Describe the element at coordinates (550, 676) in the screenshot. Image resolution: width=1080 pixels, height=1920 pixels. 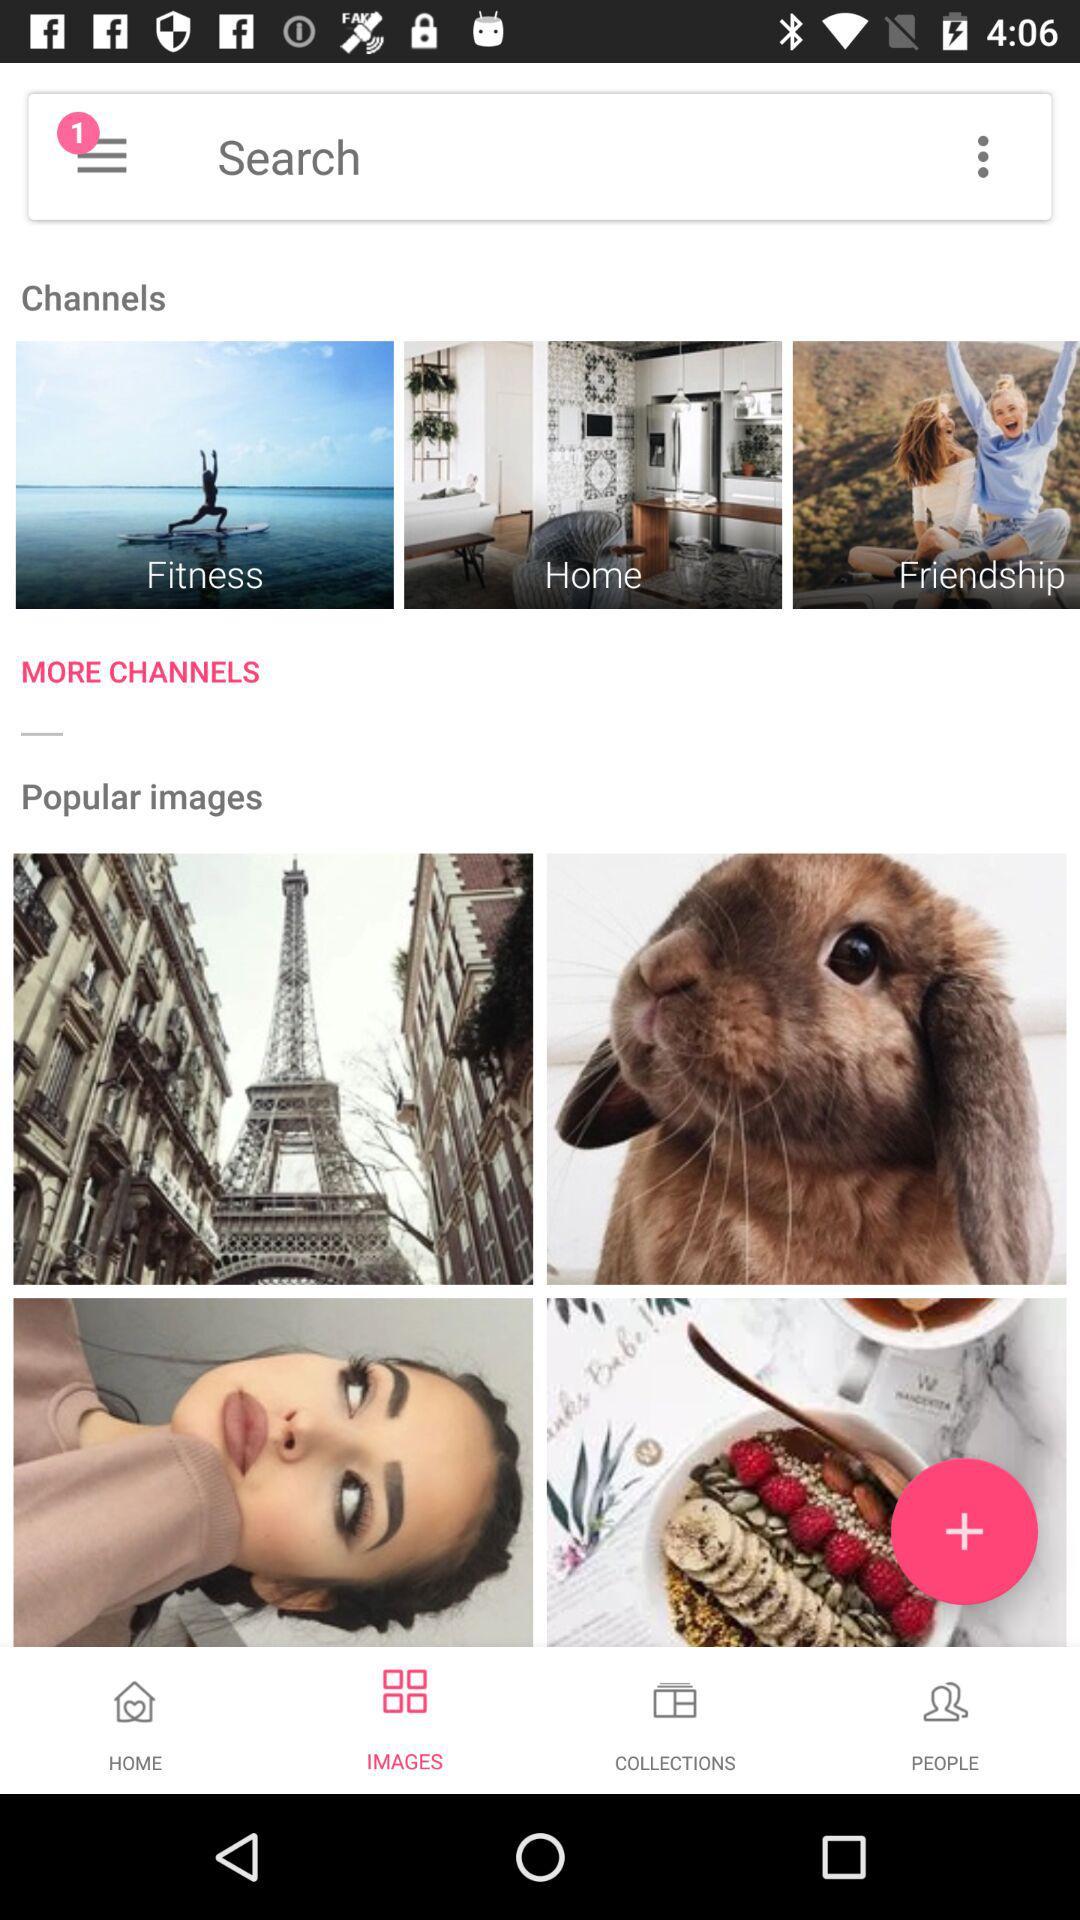
I see `the more channels  below fitness` at that location.